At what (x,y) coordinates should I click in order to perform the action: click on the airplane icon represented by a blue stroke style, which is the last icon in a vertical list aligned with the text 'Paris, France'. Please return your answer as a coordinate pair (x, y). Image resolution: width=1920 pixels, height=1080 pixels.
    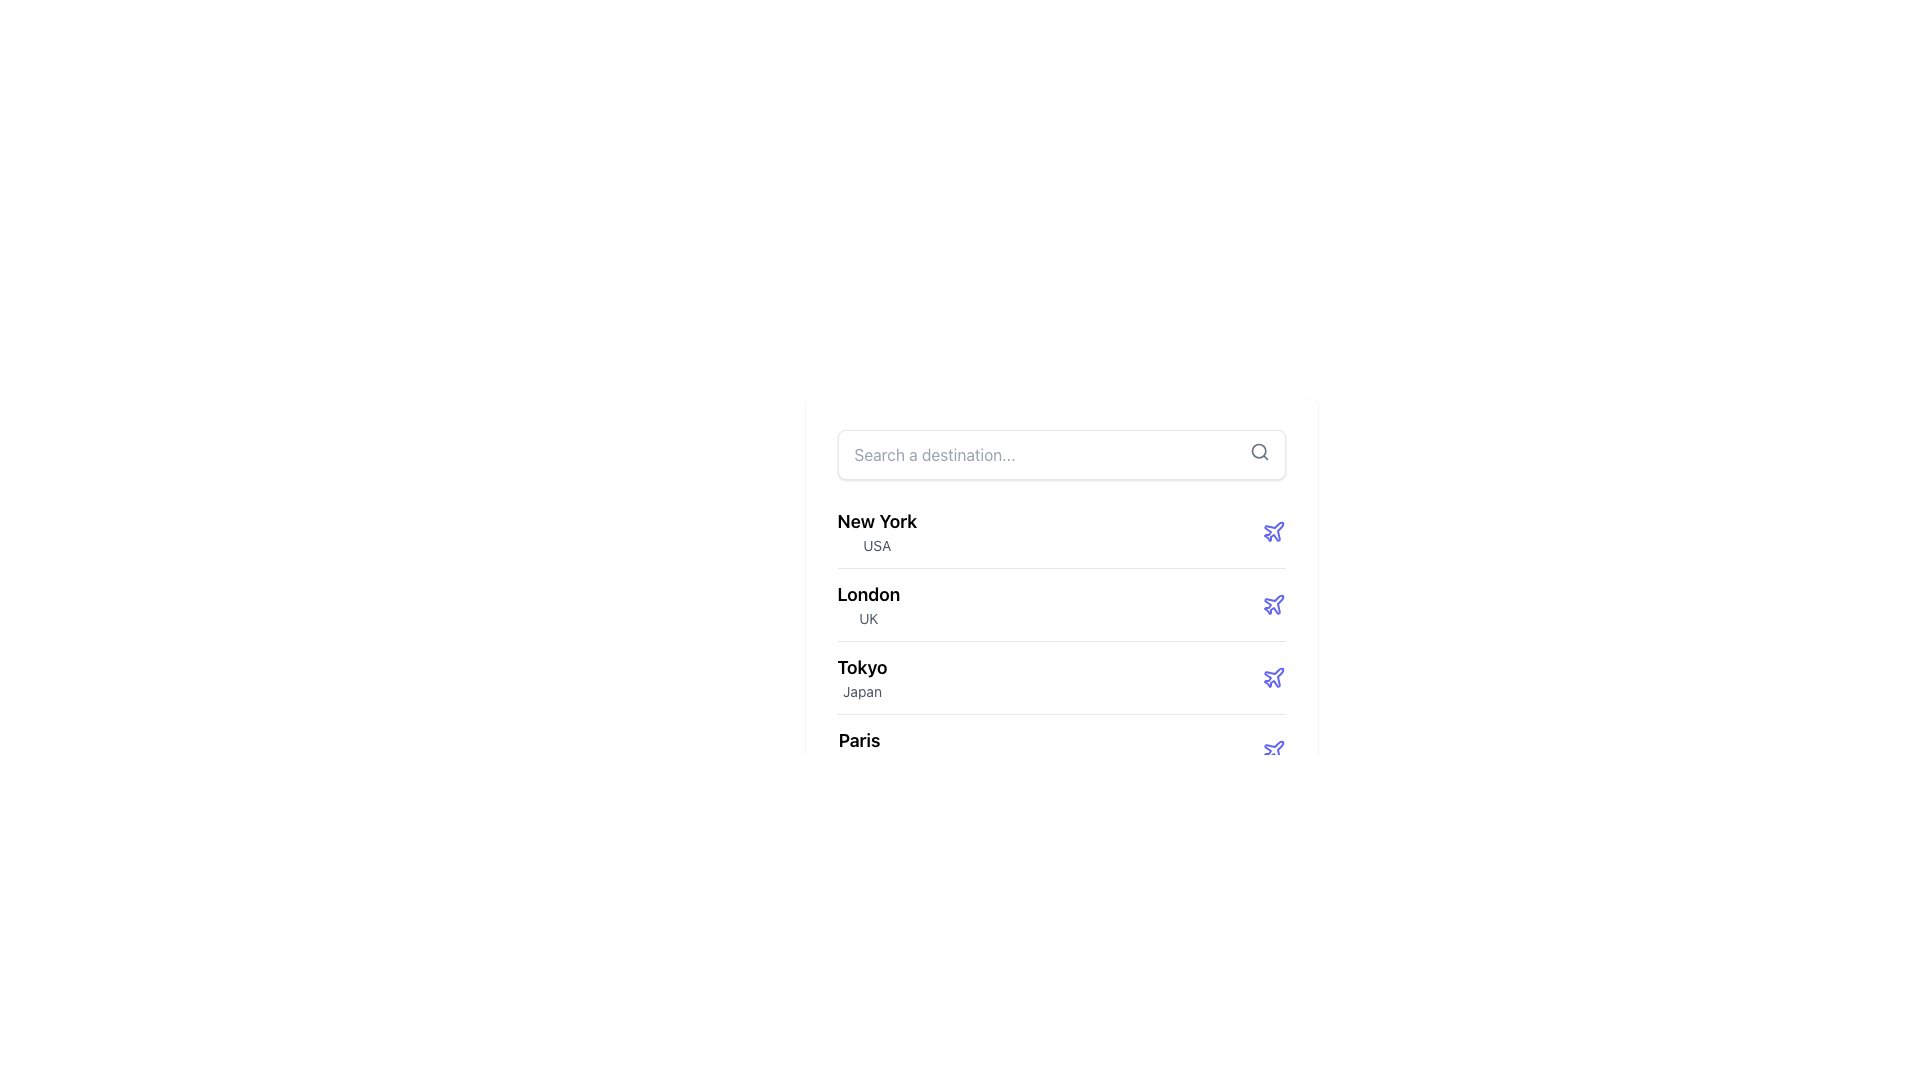
    Looking at the image, I should click on (1272, 750).